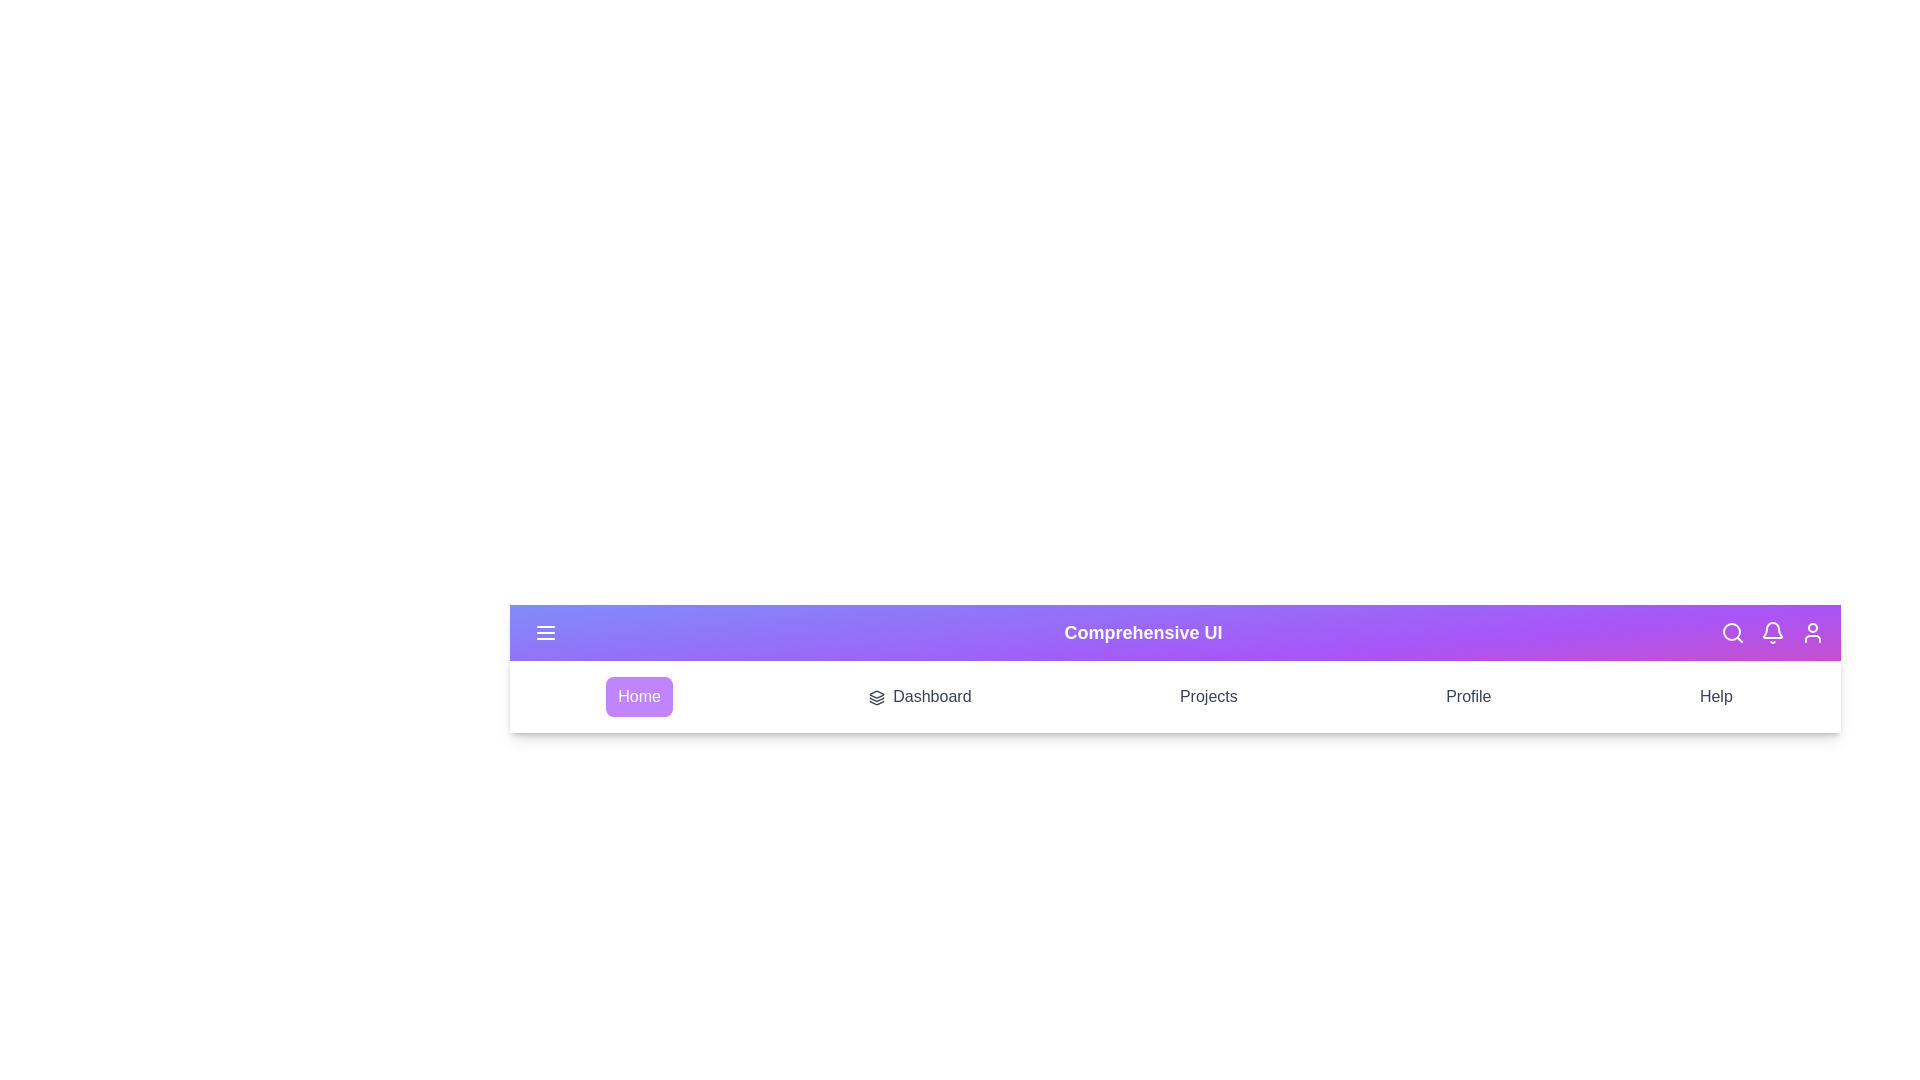 The image size is (1920, 1080). I want to click on the Home section from the navigation menu, so click(638, 696).